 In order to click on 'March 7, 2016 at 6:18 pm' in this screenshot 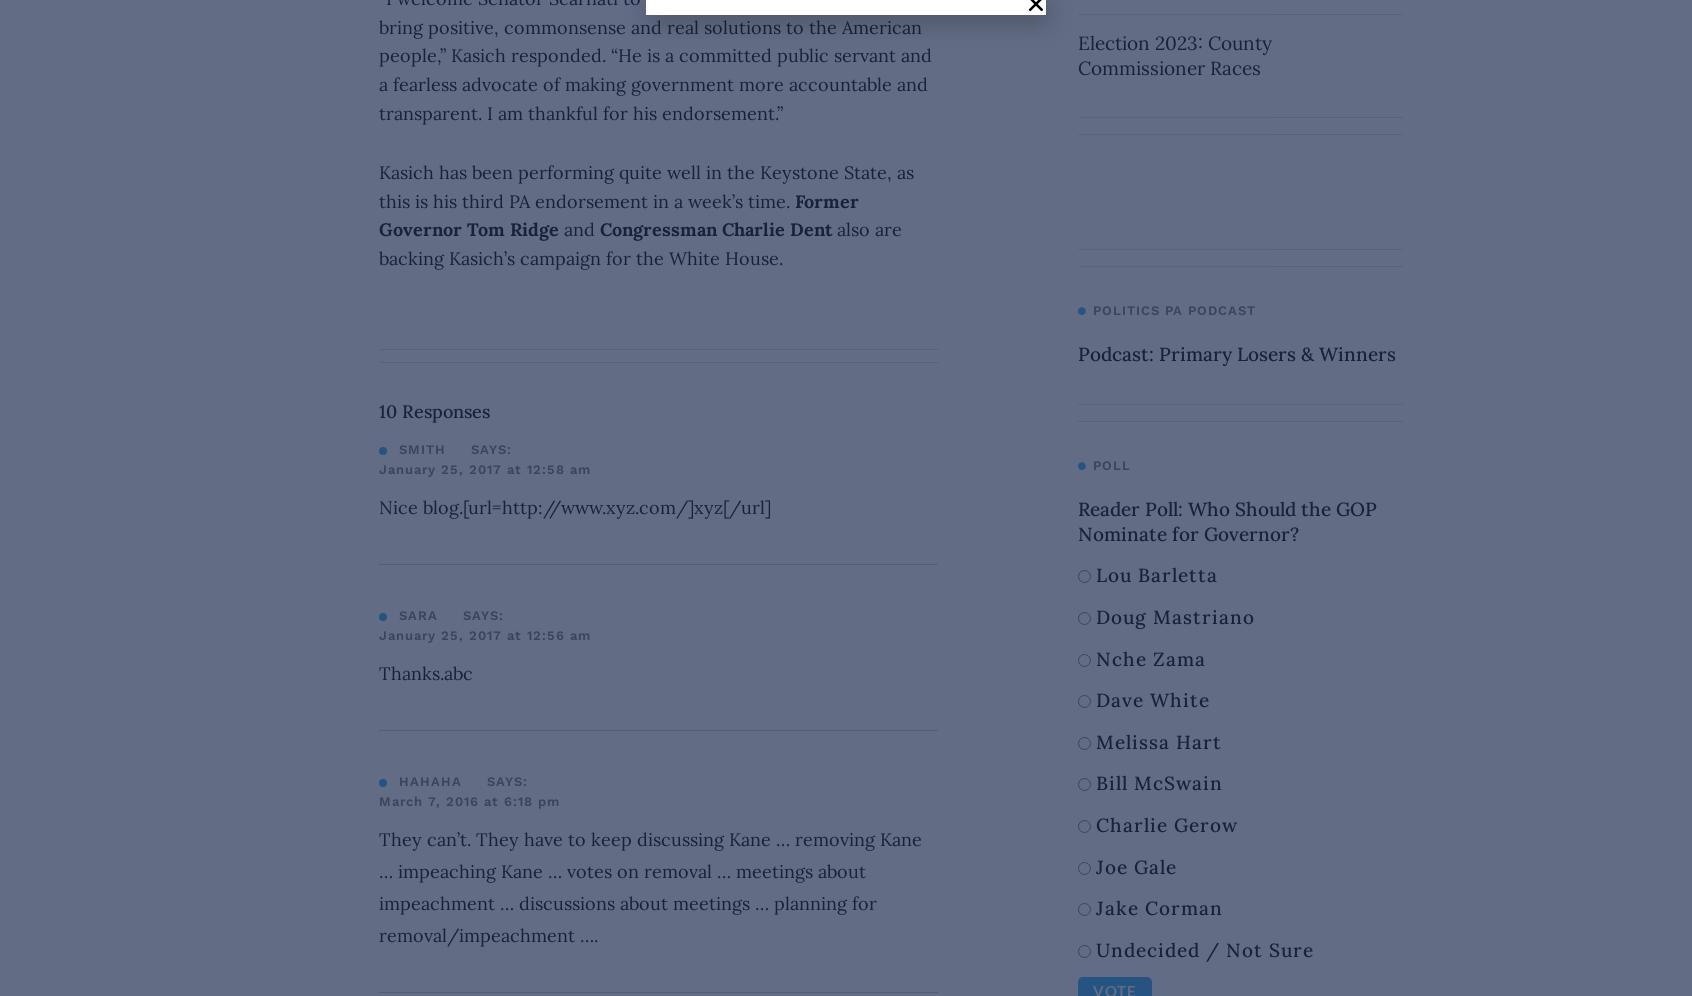, I will do `click(468, 799)`.